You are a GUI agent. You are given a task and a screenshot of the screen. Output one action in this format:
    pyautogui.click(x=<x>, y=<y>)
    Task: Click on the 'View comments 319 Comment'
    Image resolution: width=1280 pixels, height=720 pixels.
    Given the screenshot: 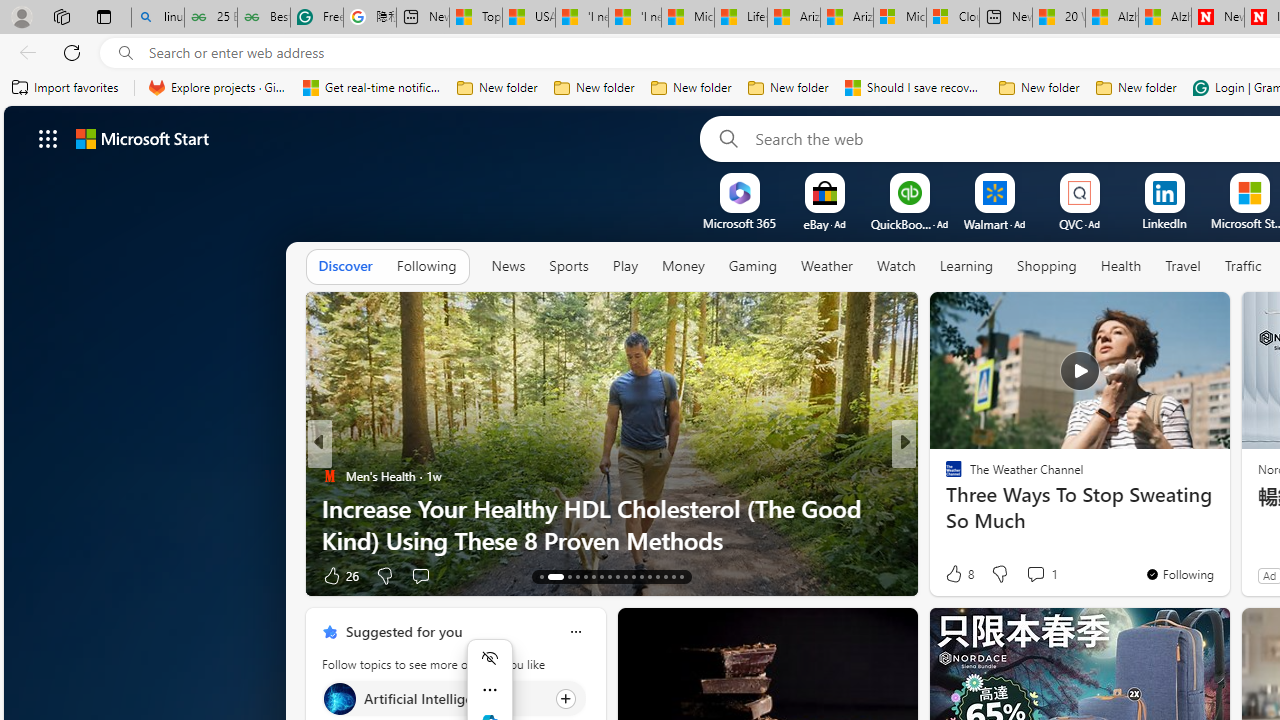 What is the action you would take?
    pyautogui.click(x=1035, y=575)
    